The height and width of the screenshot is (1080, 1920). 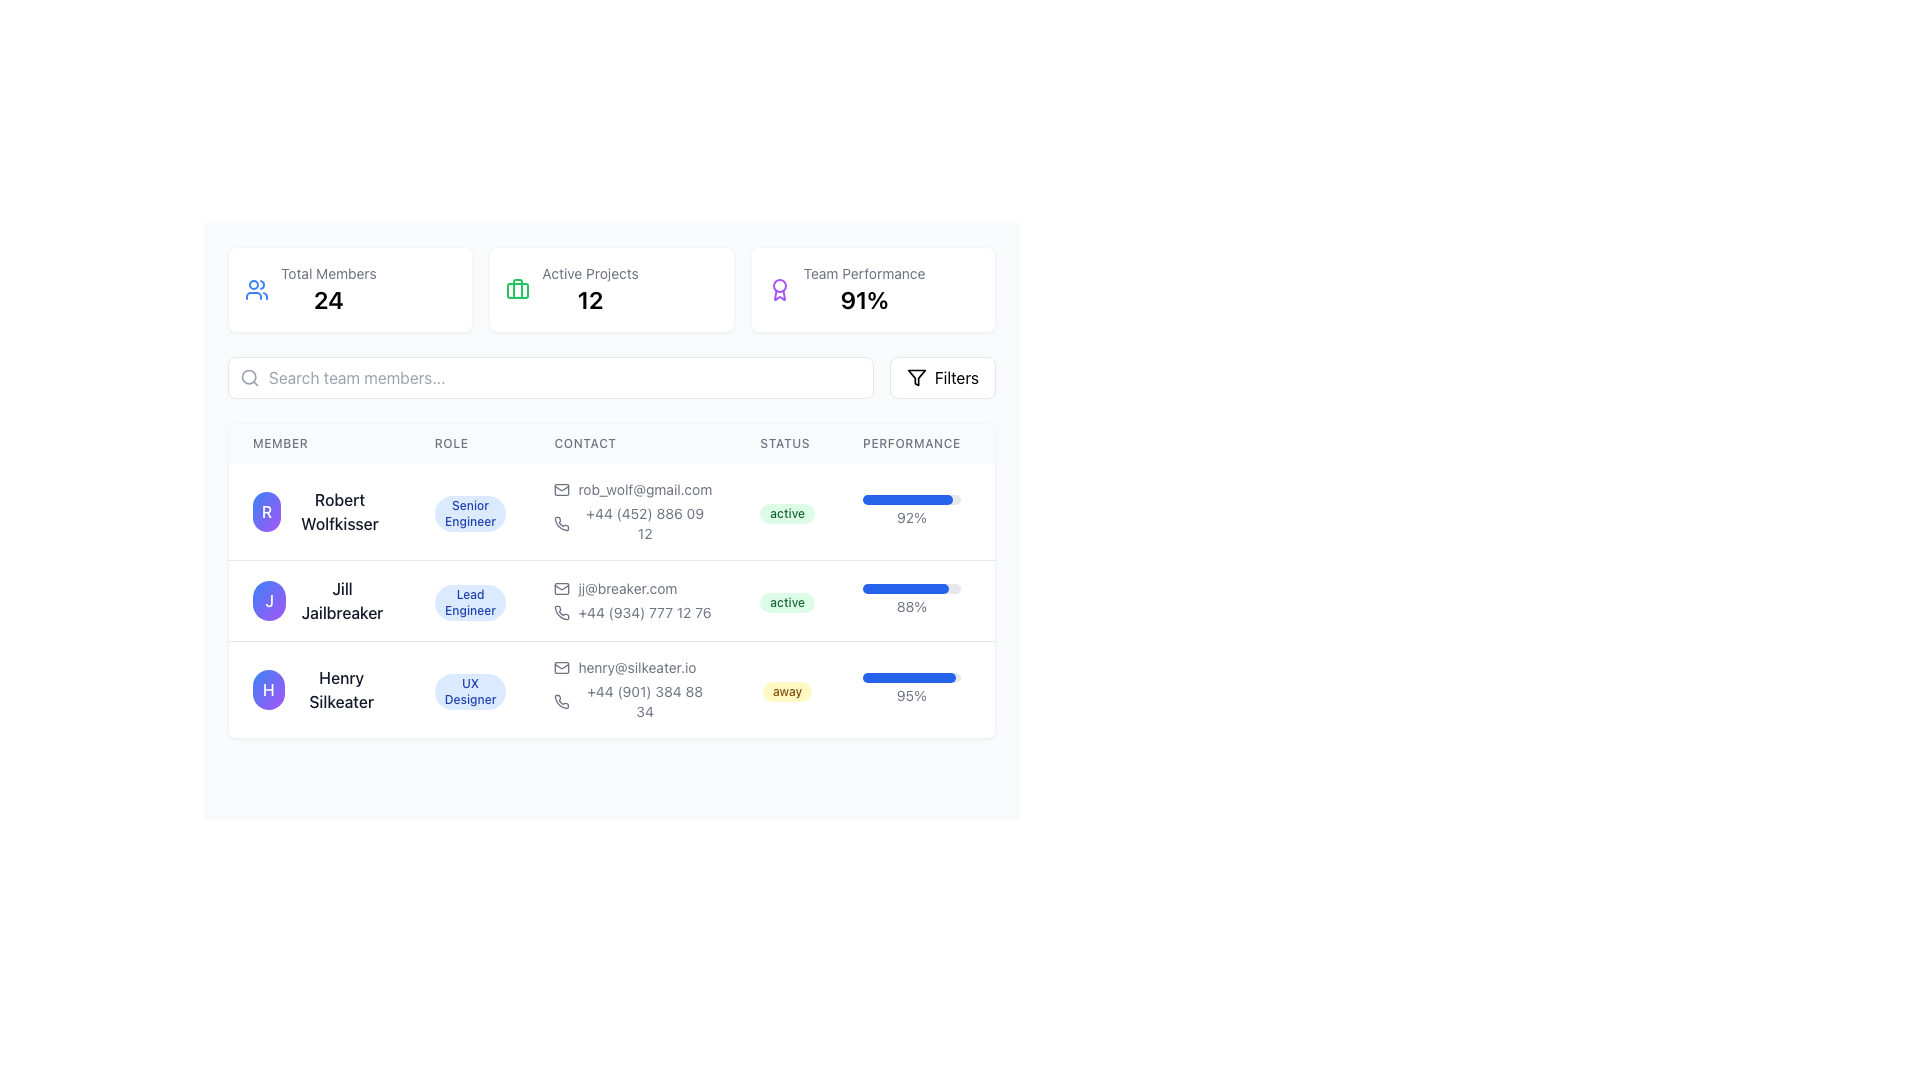 What do you see at coordinates (632, 511) in the screenshot?
I see `the text and icon pair displaying contact information for team member 'Robert Wolfkisser' located under the 'Contact' column in the first row of the team members table` at bounding box center [632, 511].